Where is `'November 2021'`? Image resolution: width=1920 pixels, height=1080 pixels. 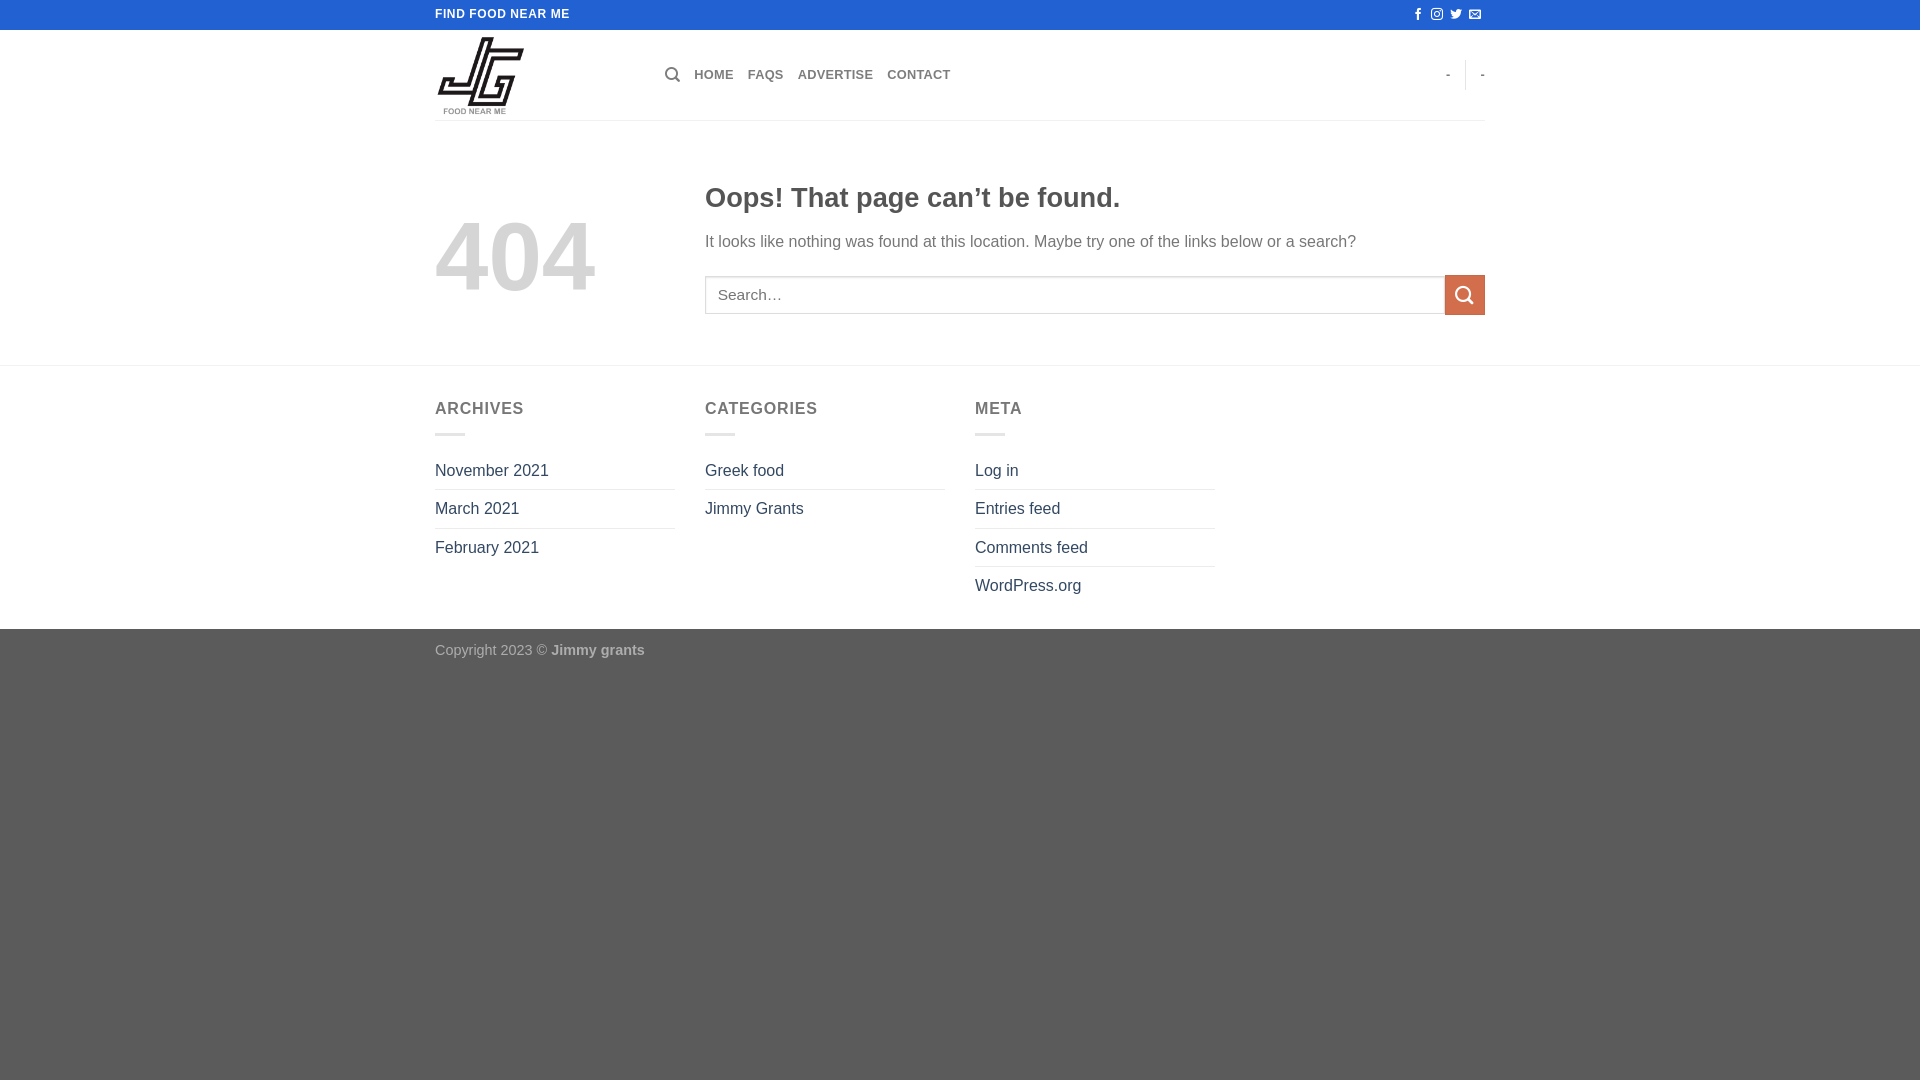 'November 2021' is located at coordinates (491, 470).